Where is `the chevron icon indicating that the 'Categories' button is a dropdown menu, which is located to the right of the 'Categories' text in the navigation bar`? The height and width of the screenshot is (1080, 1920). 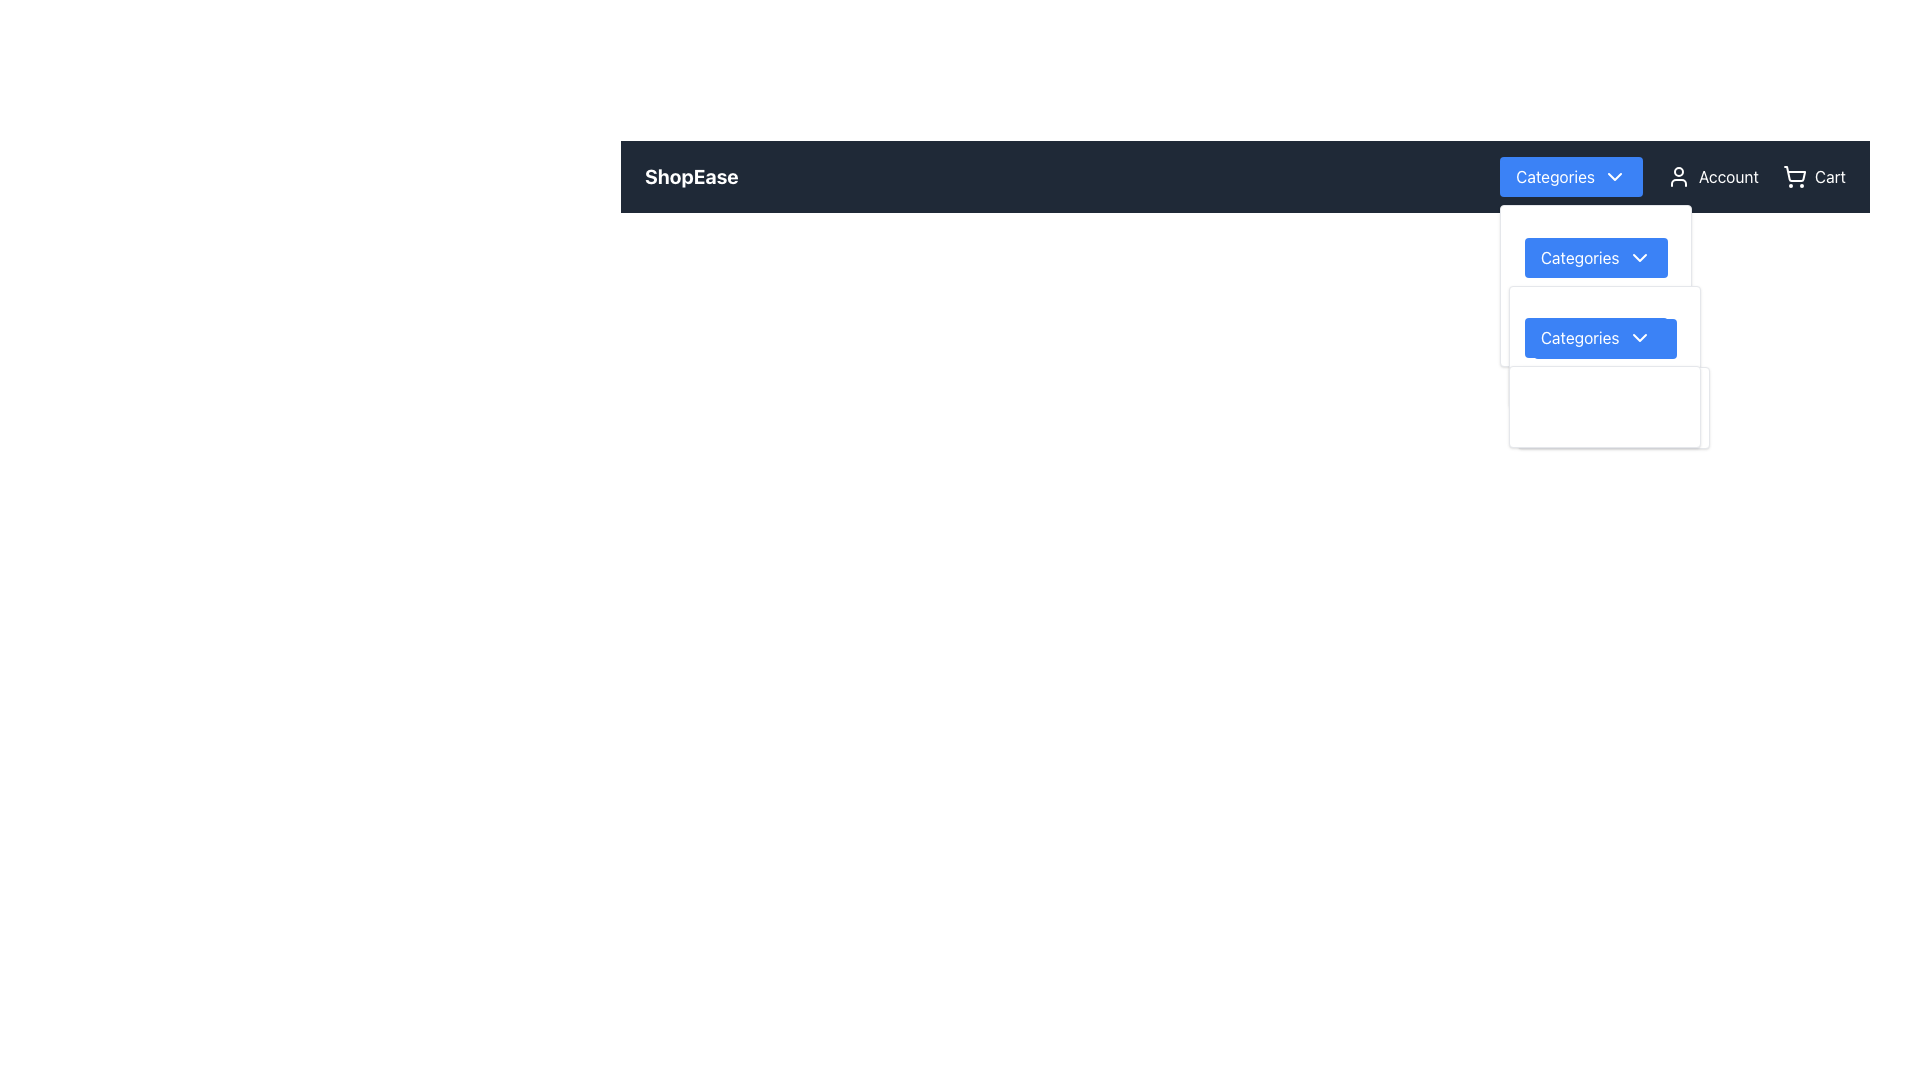
the chevron icon indicating that the 'Categories' button is a dropdown menu, which is located to the right of the 'Categories' text in the navigation bar is located at coordinates (1639, 337).